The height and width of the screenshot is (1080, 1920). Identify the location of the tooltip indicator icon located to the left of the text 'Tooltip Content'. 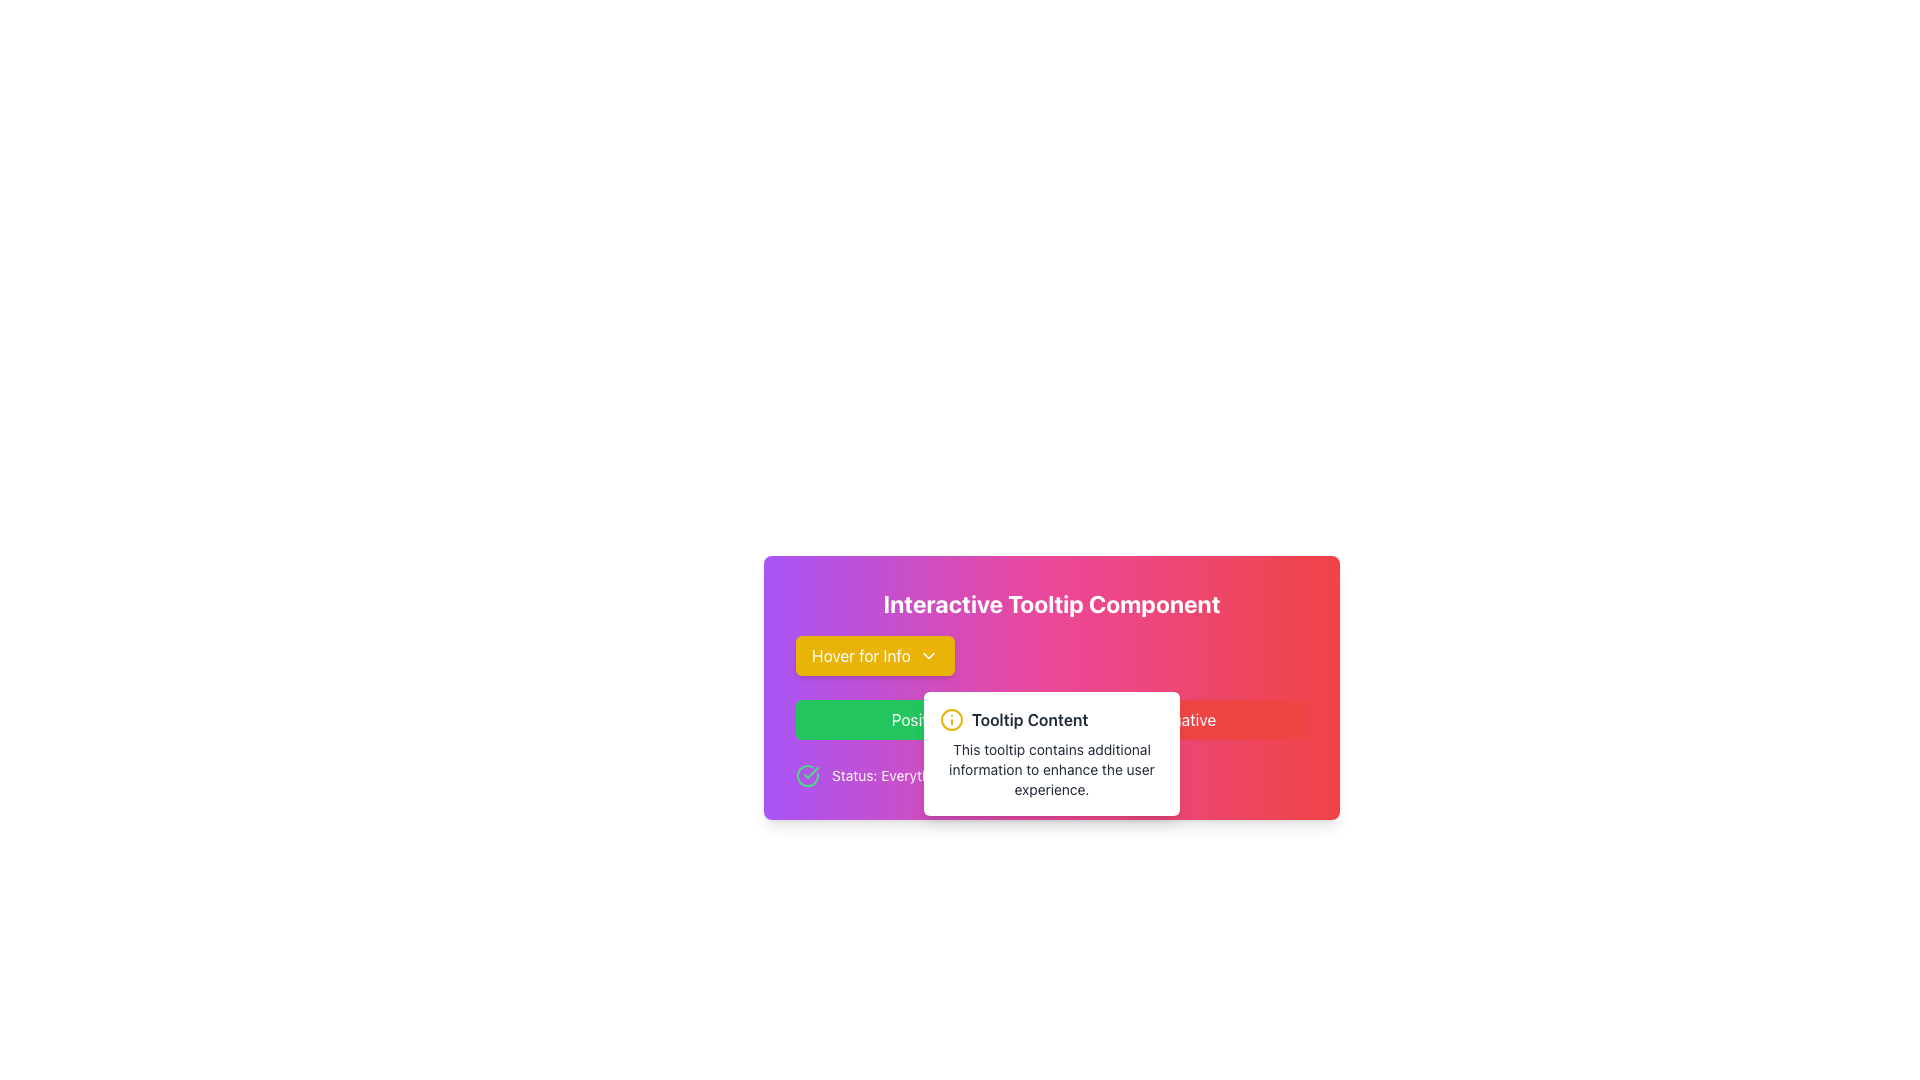
(950, 720).